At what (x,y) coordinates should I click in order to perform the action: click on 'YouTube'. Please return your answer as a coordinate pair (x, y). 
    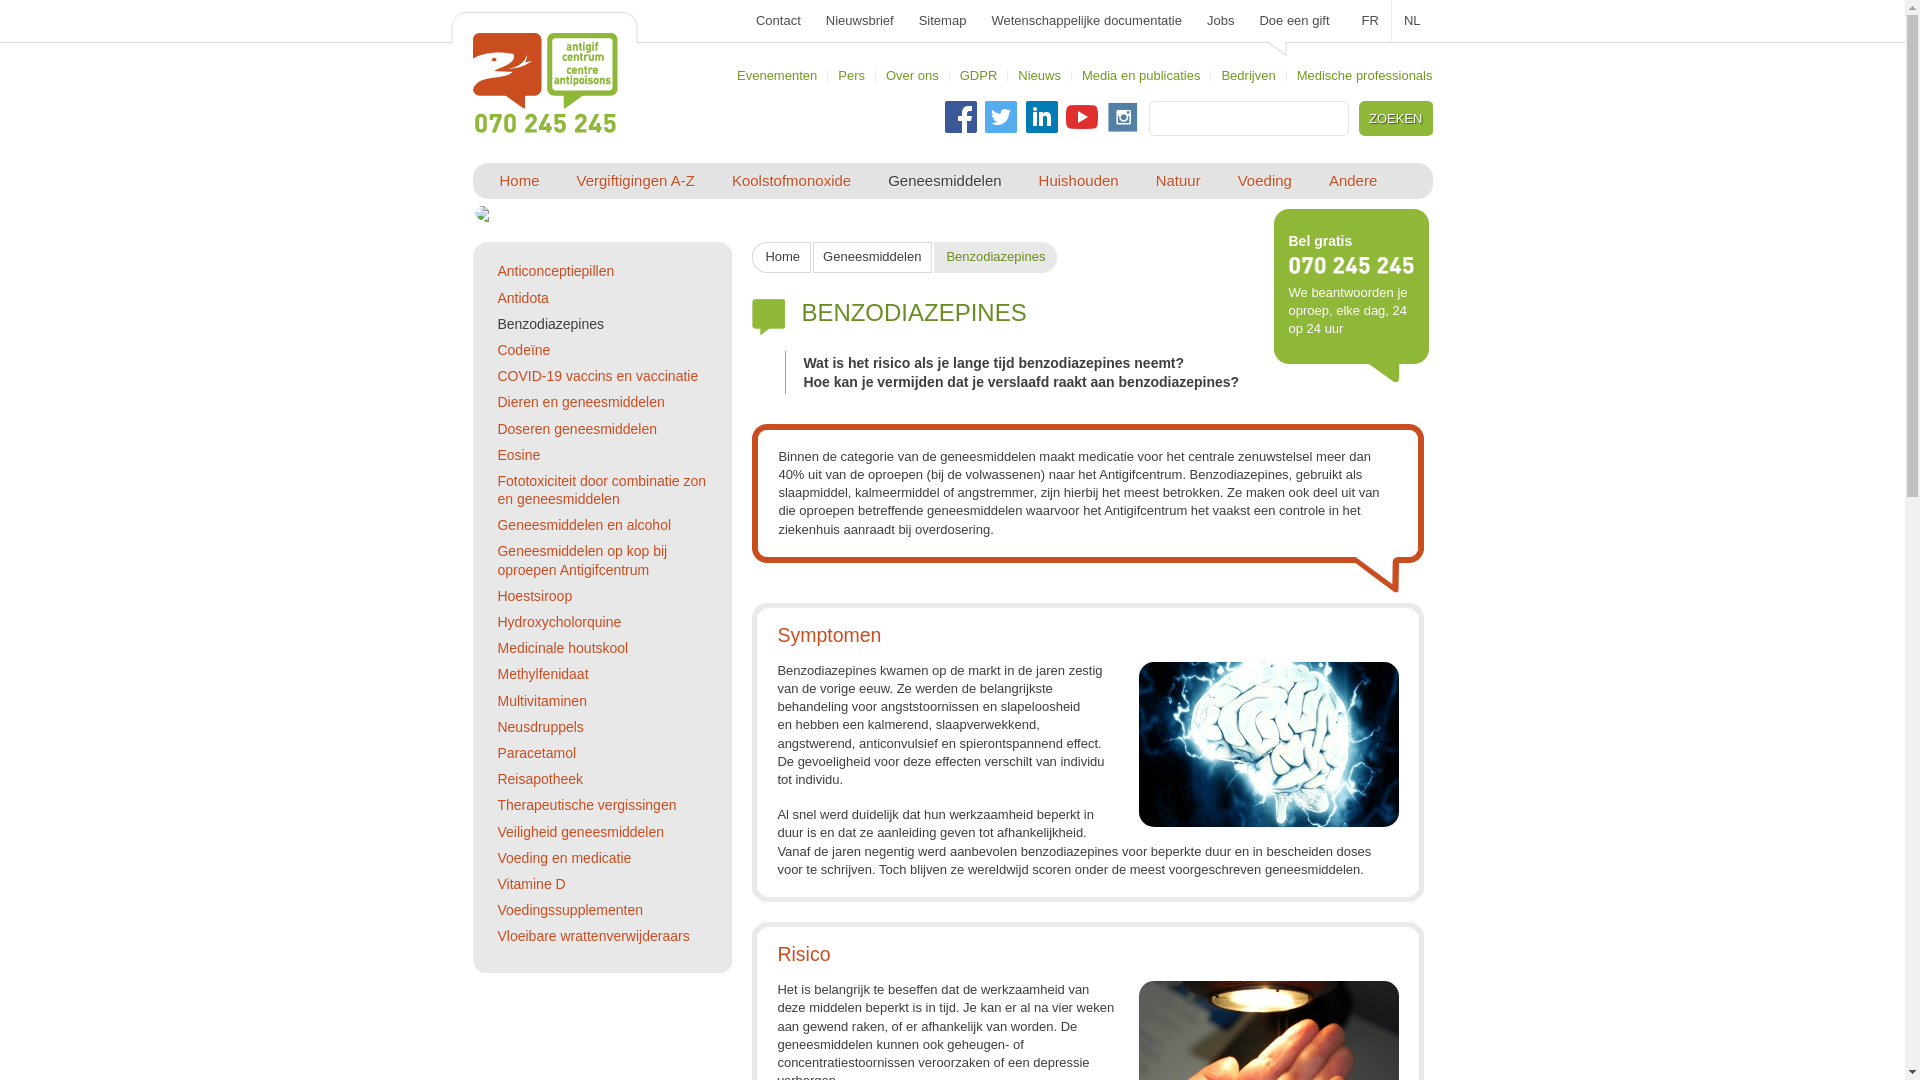
    Looking at the image, I should click on (1080, 116).